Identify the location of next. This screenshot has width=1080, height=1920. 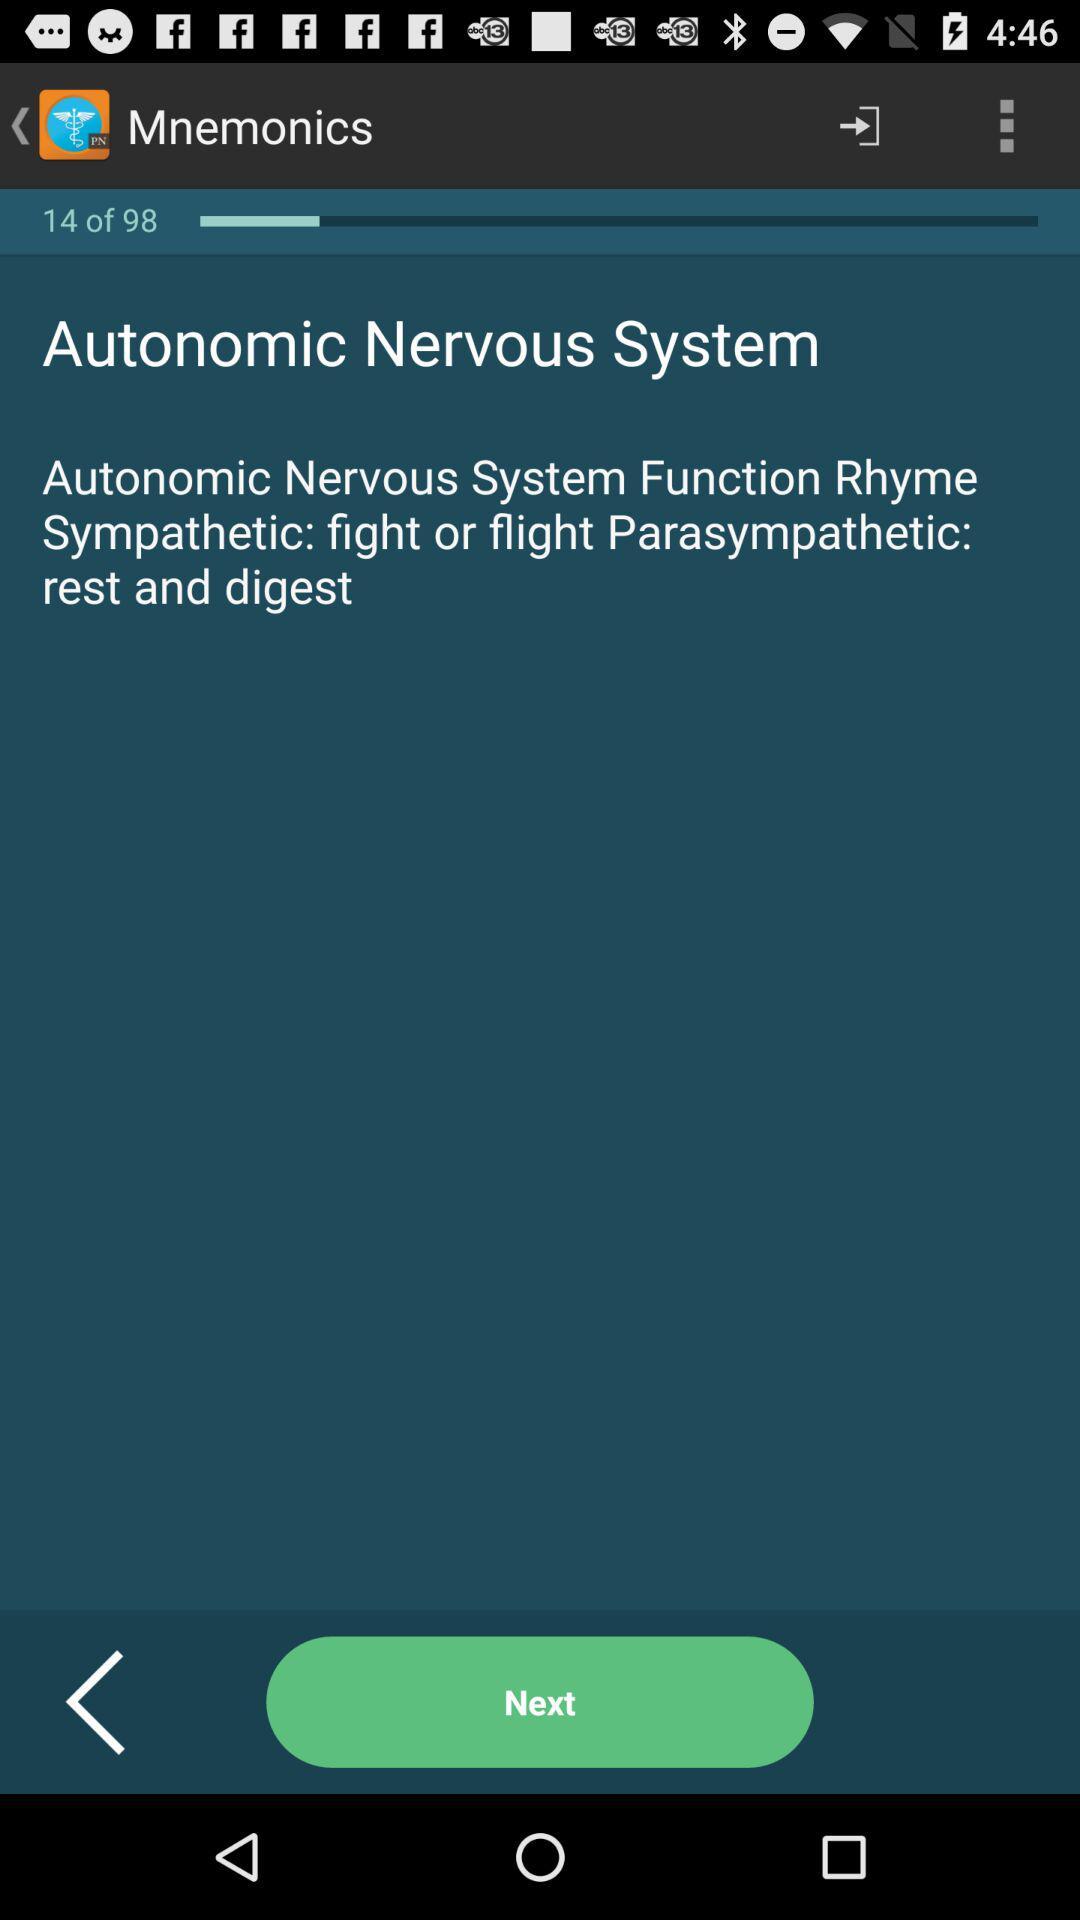
(540, 1701).